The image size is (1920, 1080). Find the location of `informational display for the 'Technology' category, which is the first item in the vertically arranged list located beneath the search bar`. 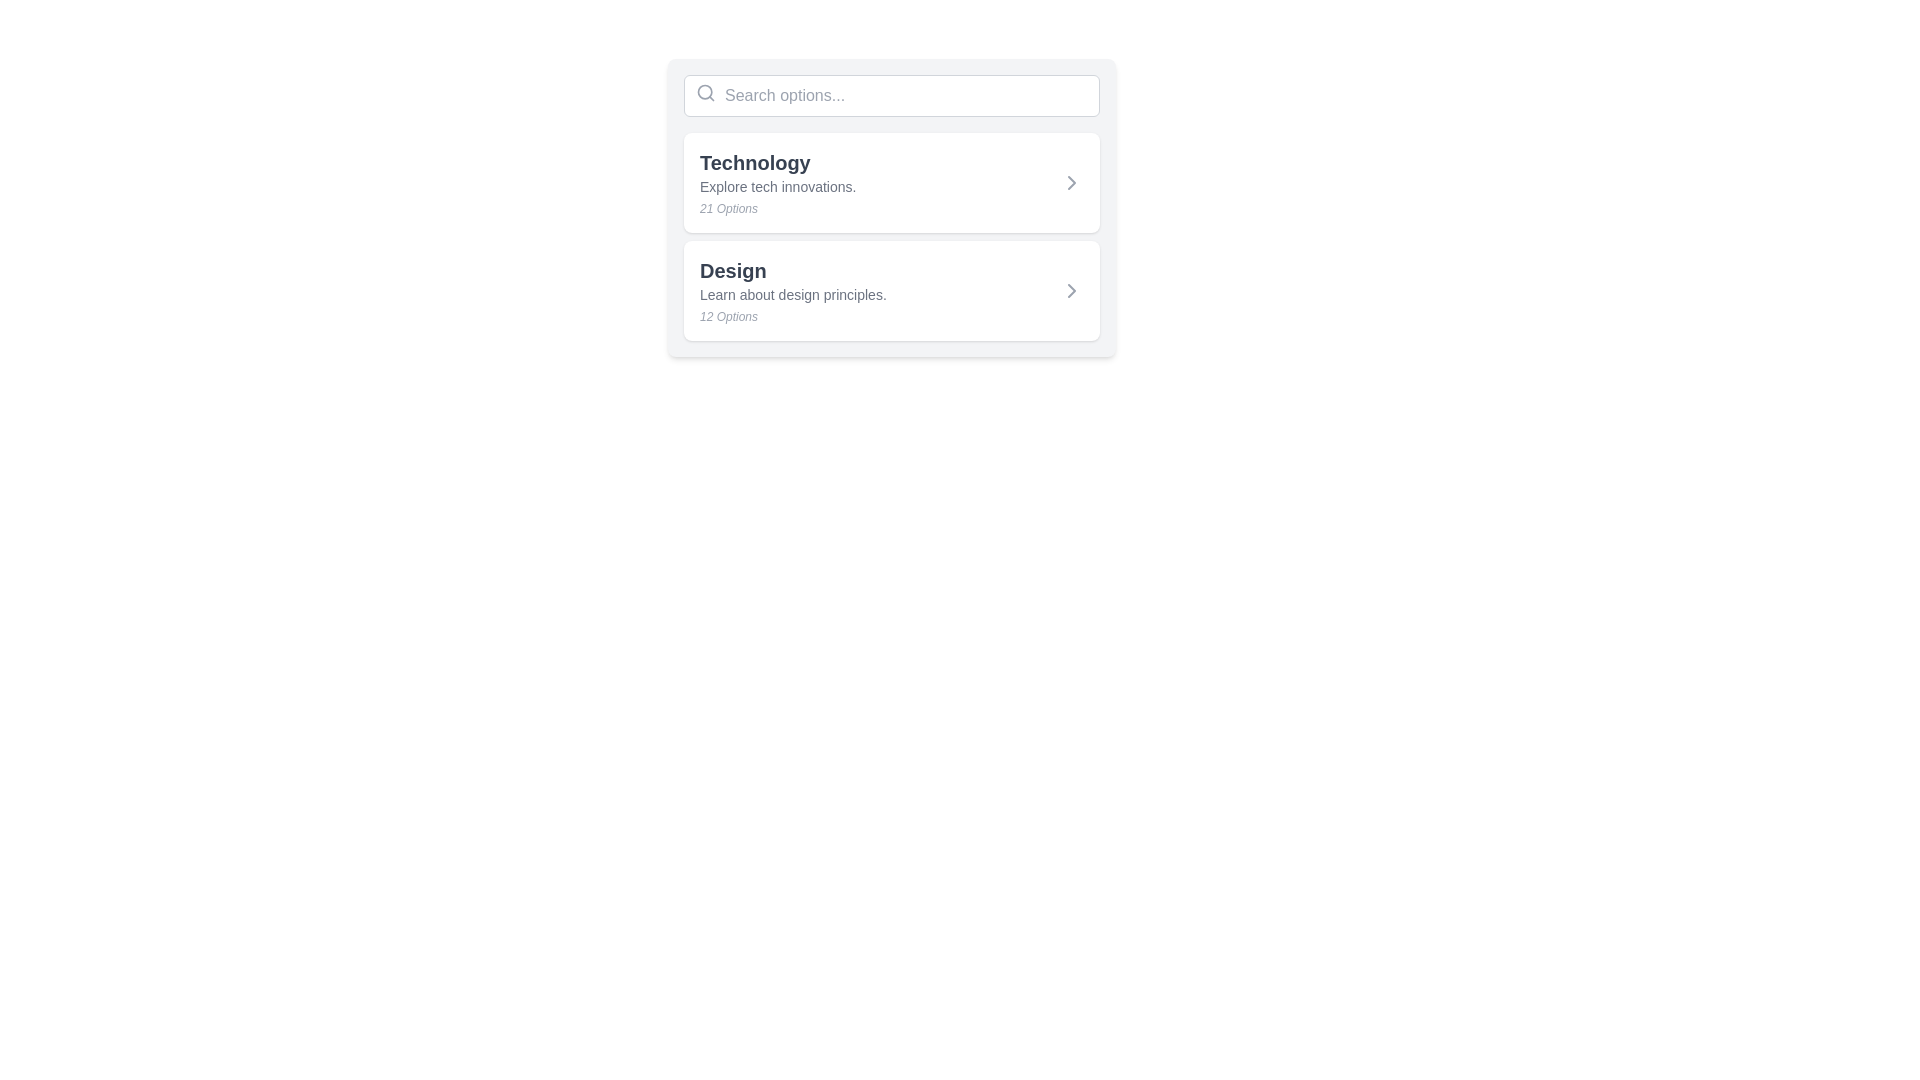

informational display for the 'Technology' category, which is the first item in the vertically arranged list located beneath the search bar is located at coordinates (777, 182).